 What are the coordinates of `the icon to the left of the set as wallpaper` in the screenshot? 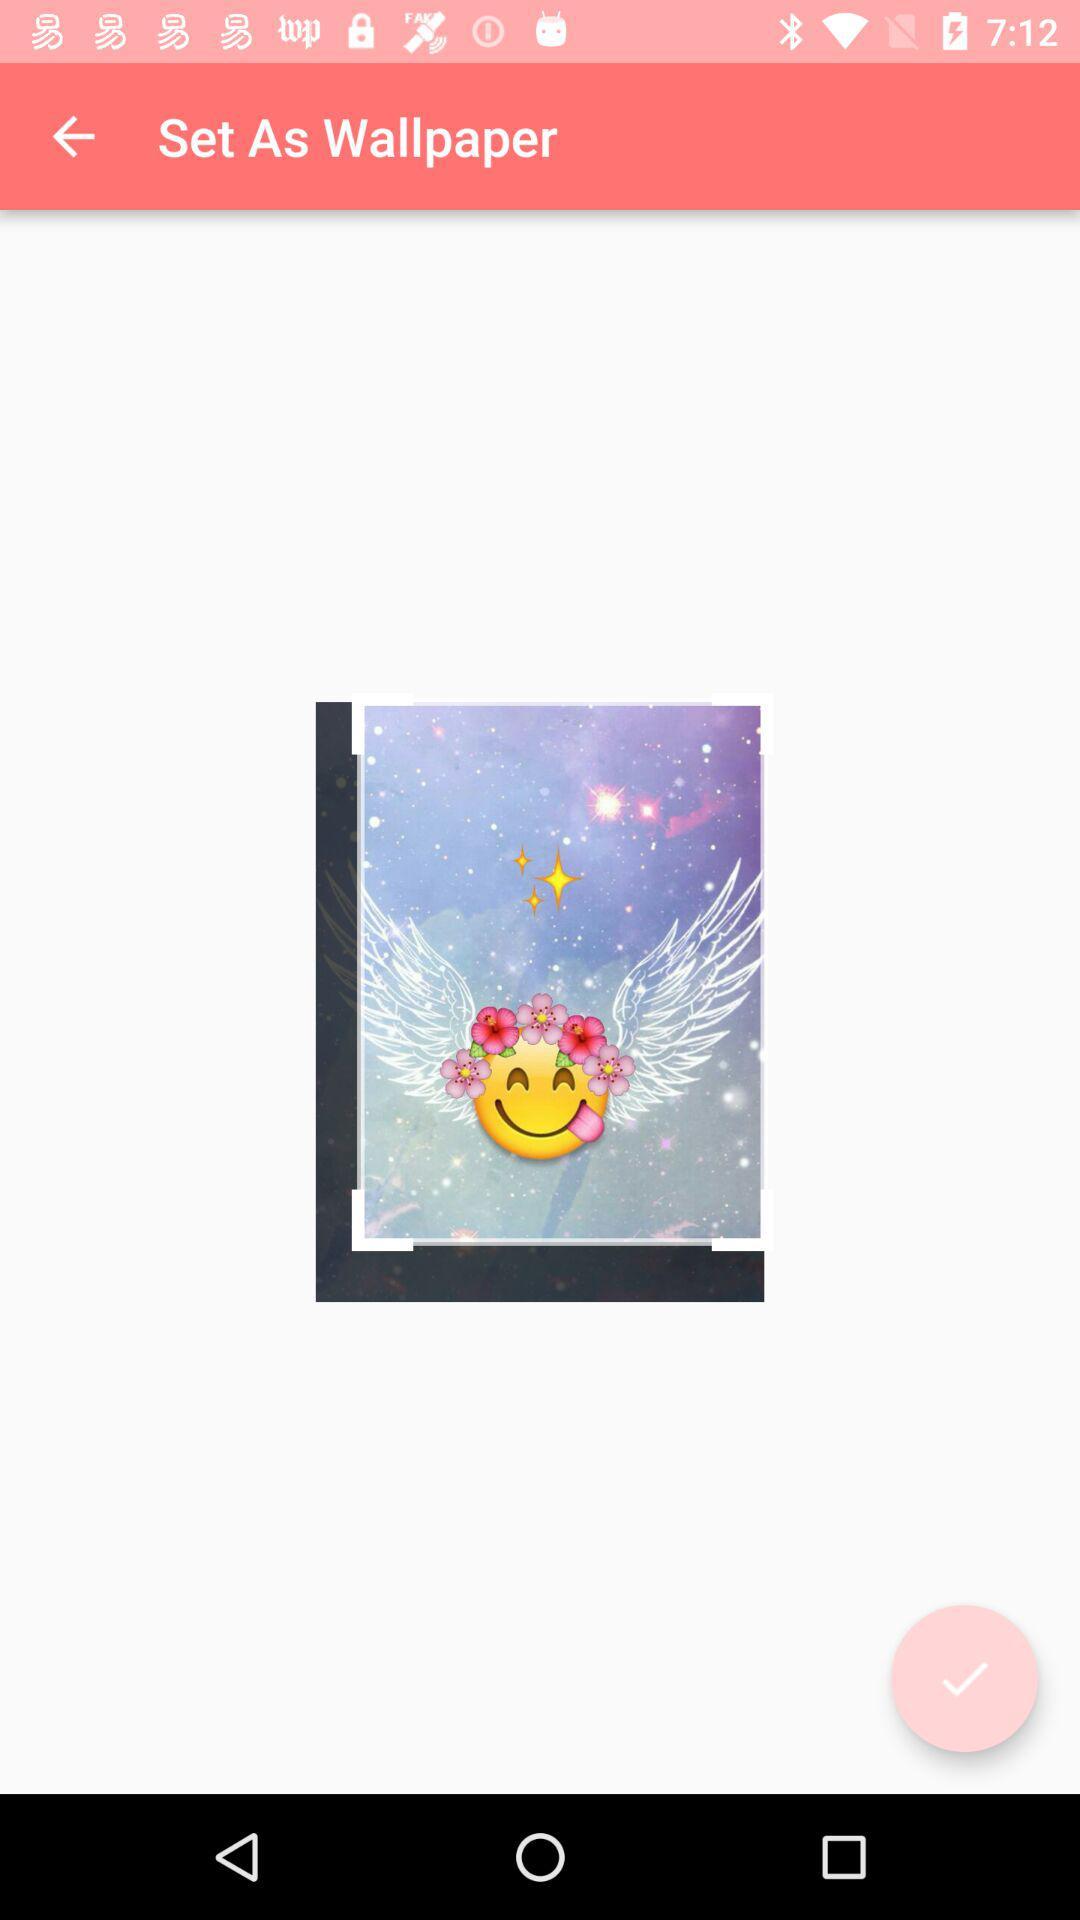 It's located at (72, 135).